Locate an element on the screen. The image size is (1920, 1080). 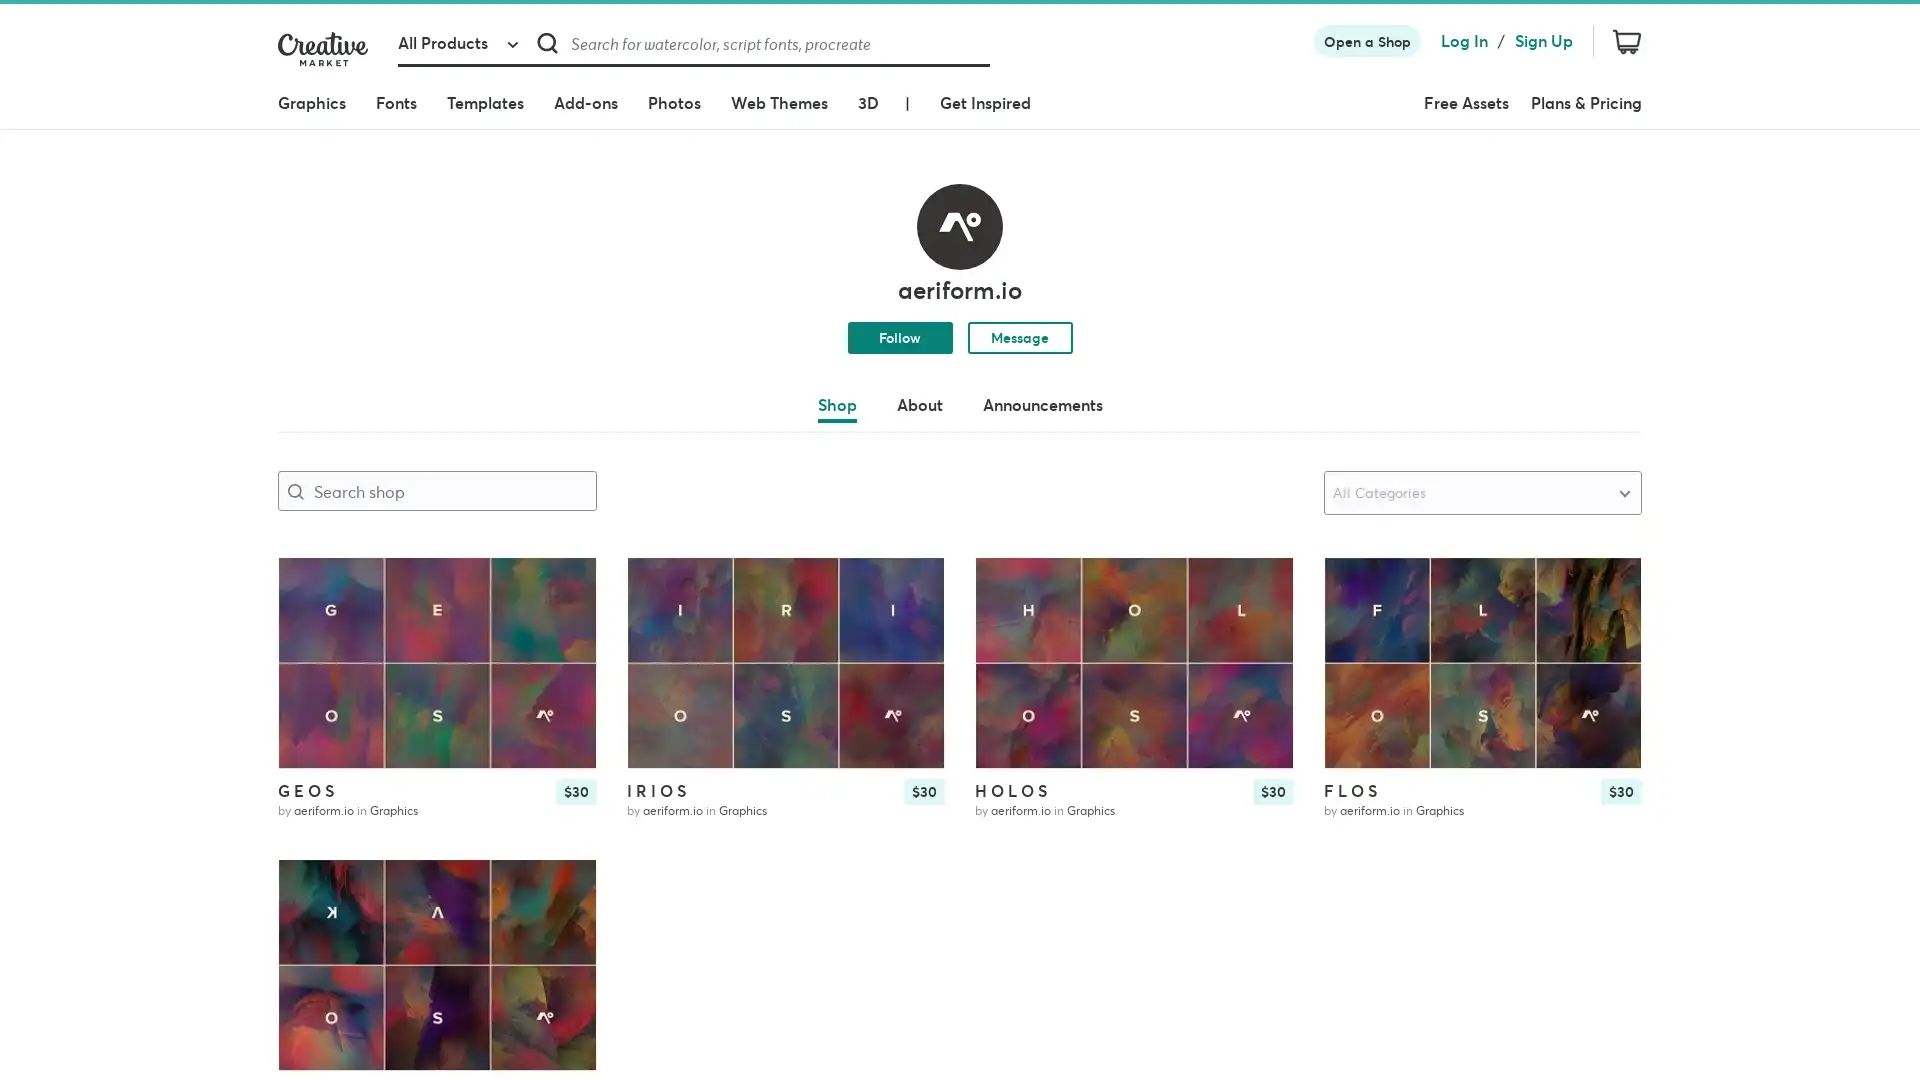
Plans & Pricing is located at coordinates (1585, 103).